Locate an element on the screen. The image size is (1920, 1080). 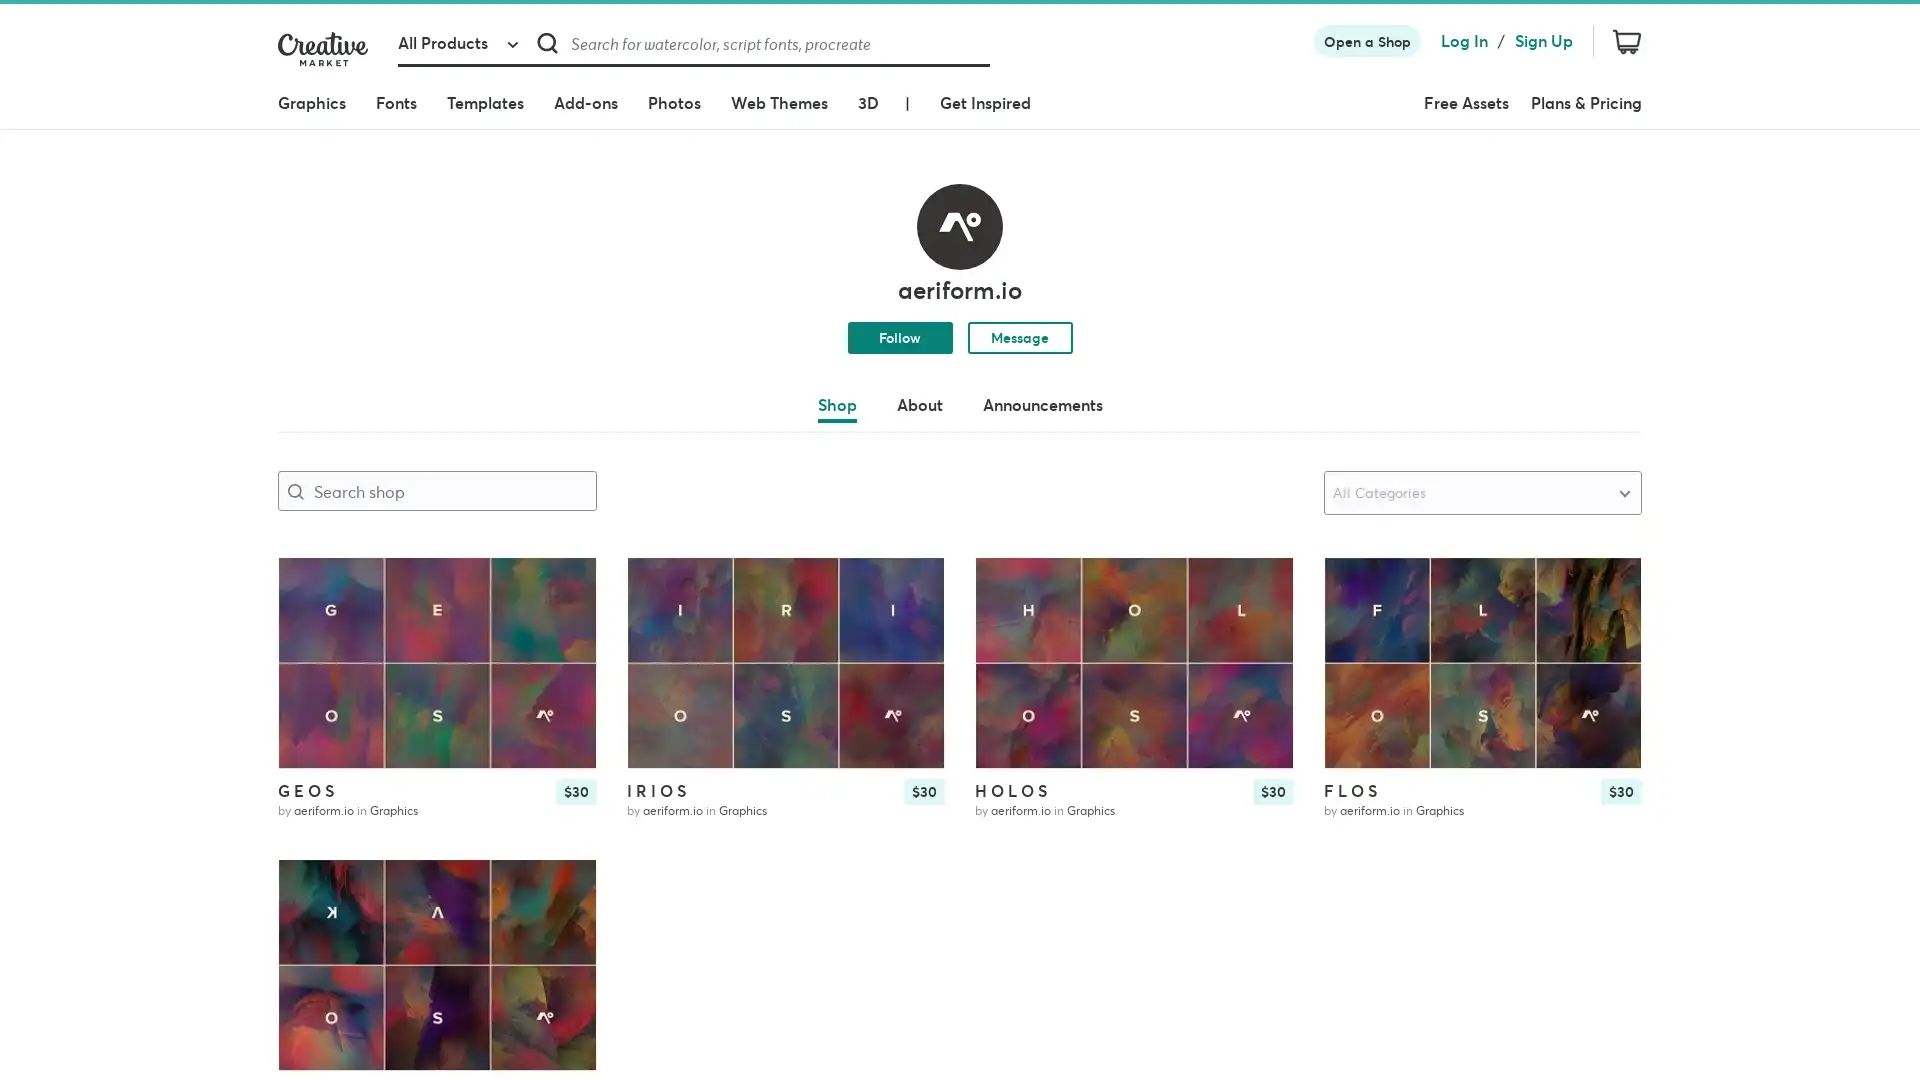
Plans & Pricing is located at coordinates (1585, 103).